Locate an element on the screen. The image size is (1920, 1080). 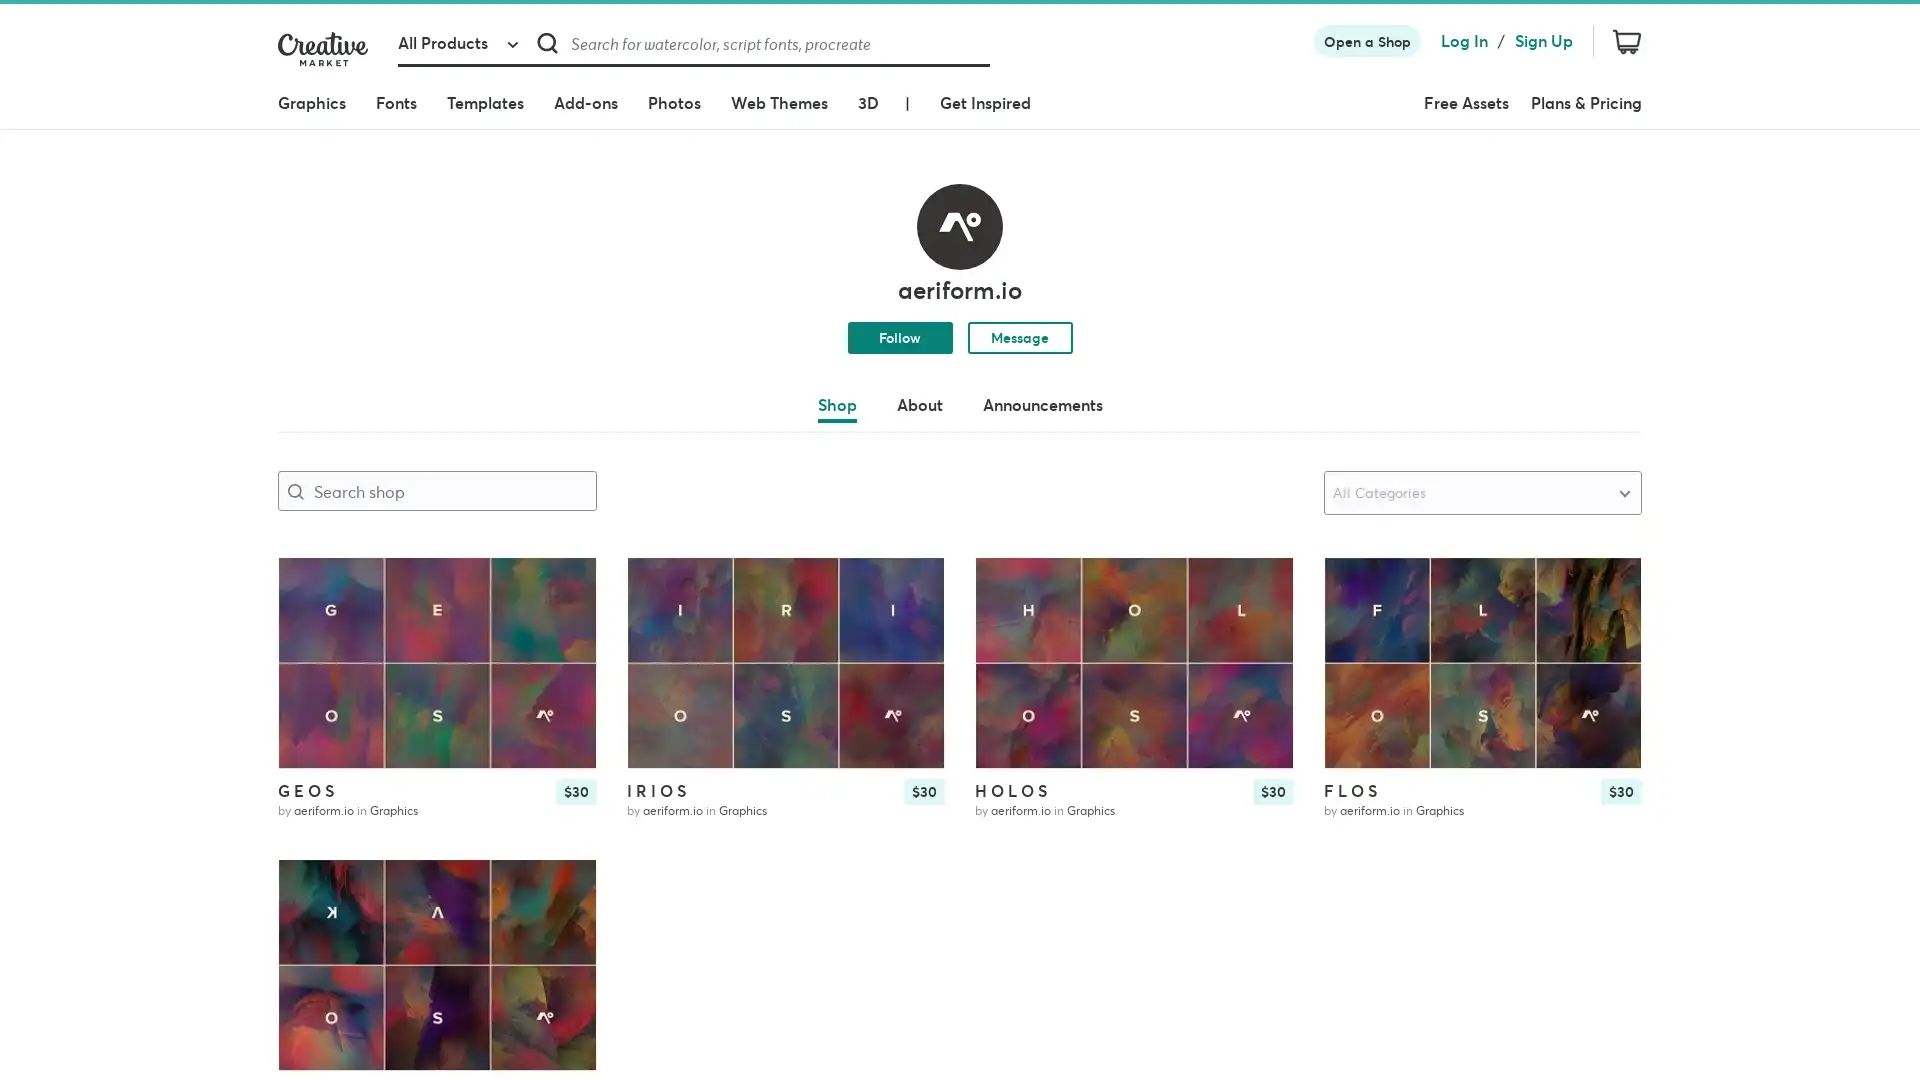
Plans & Pricing is located at coordinates (1585, 103).